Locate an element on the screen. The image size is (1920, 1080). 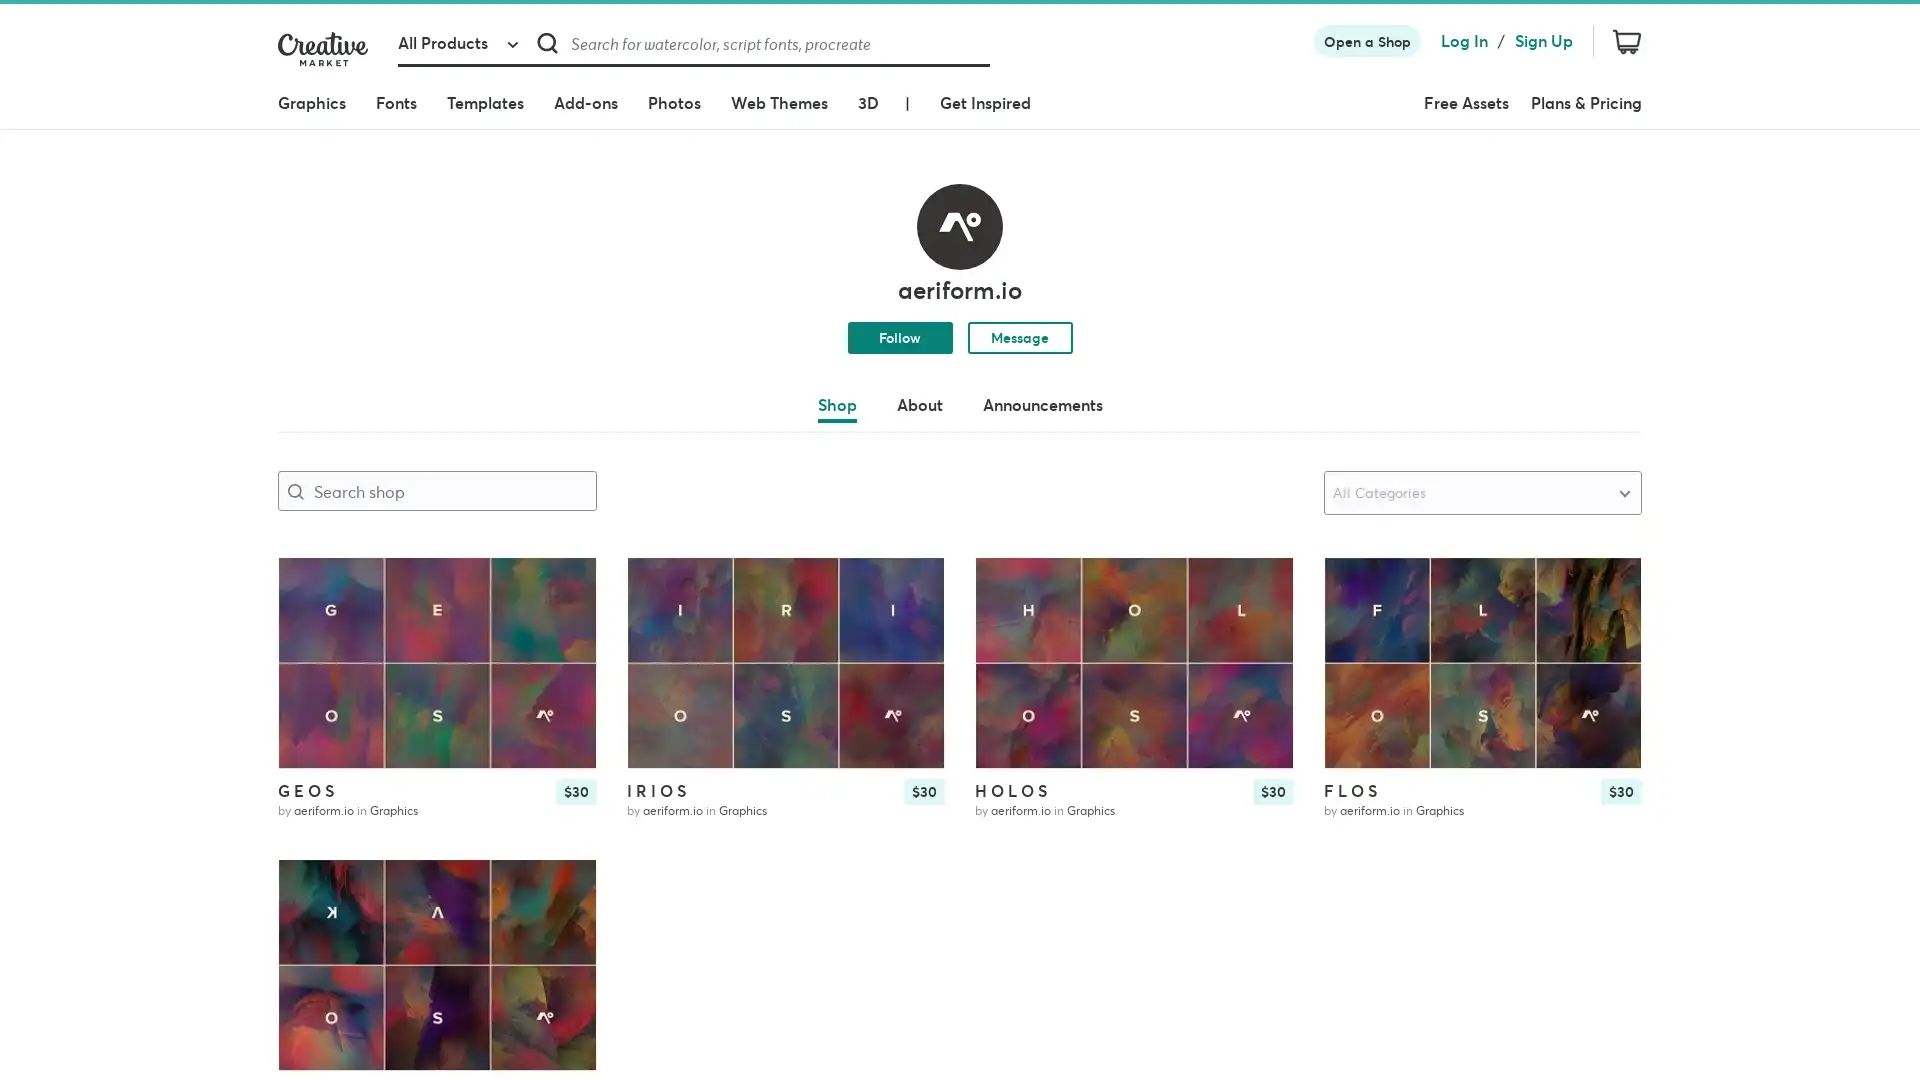
Plans & Pricing is located at coordinates (1585, 103).